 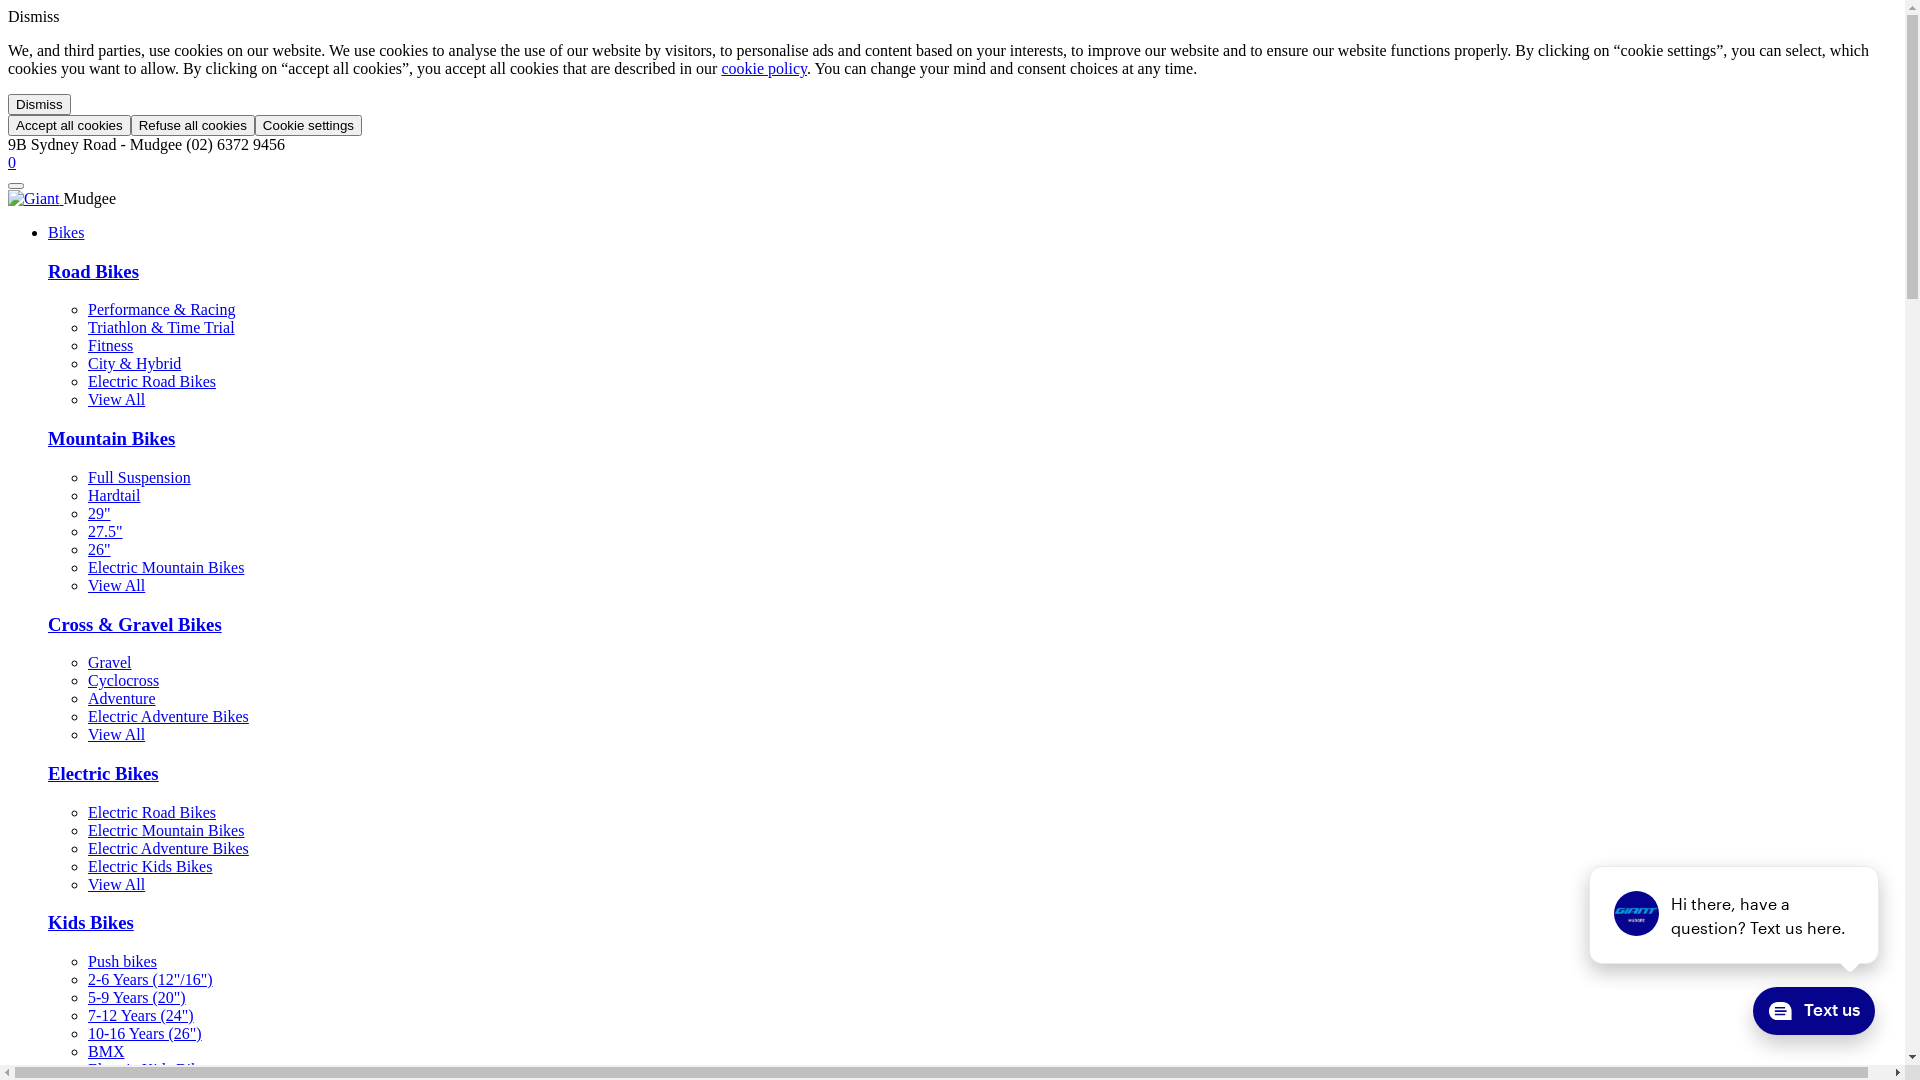 I want to click on 'Fitness', so click(x=86, y=344).